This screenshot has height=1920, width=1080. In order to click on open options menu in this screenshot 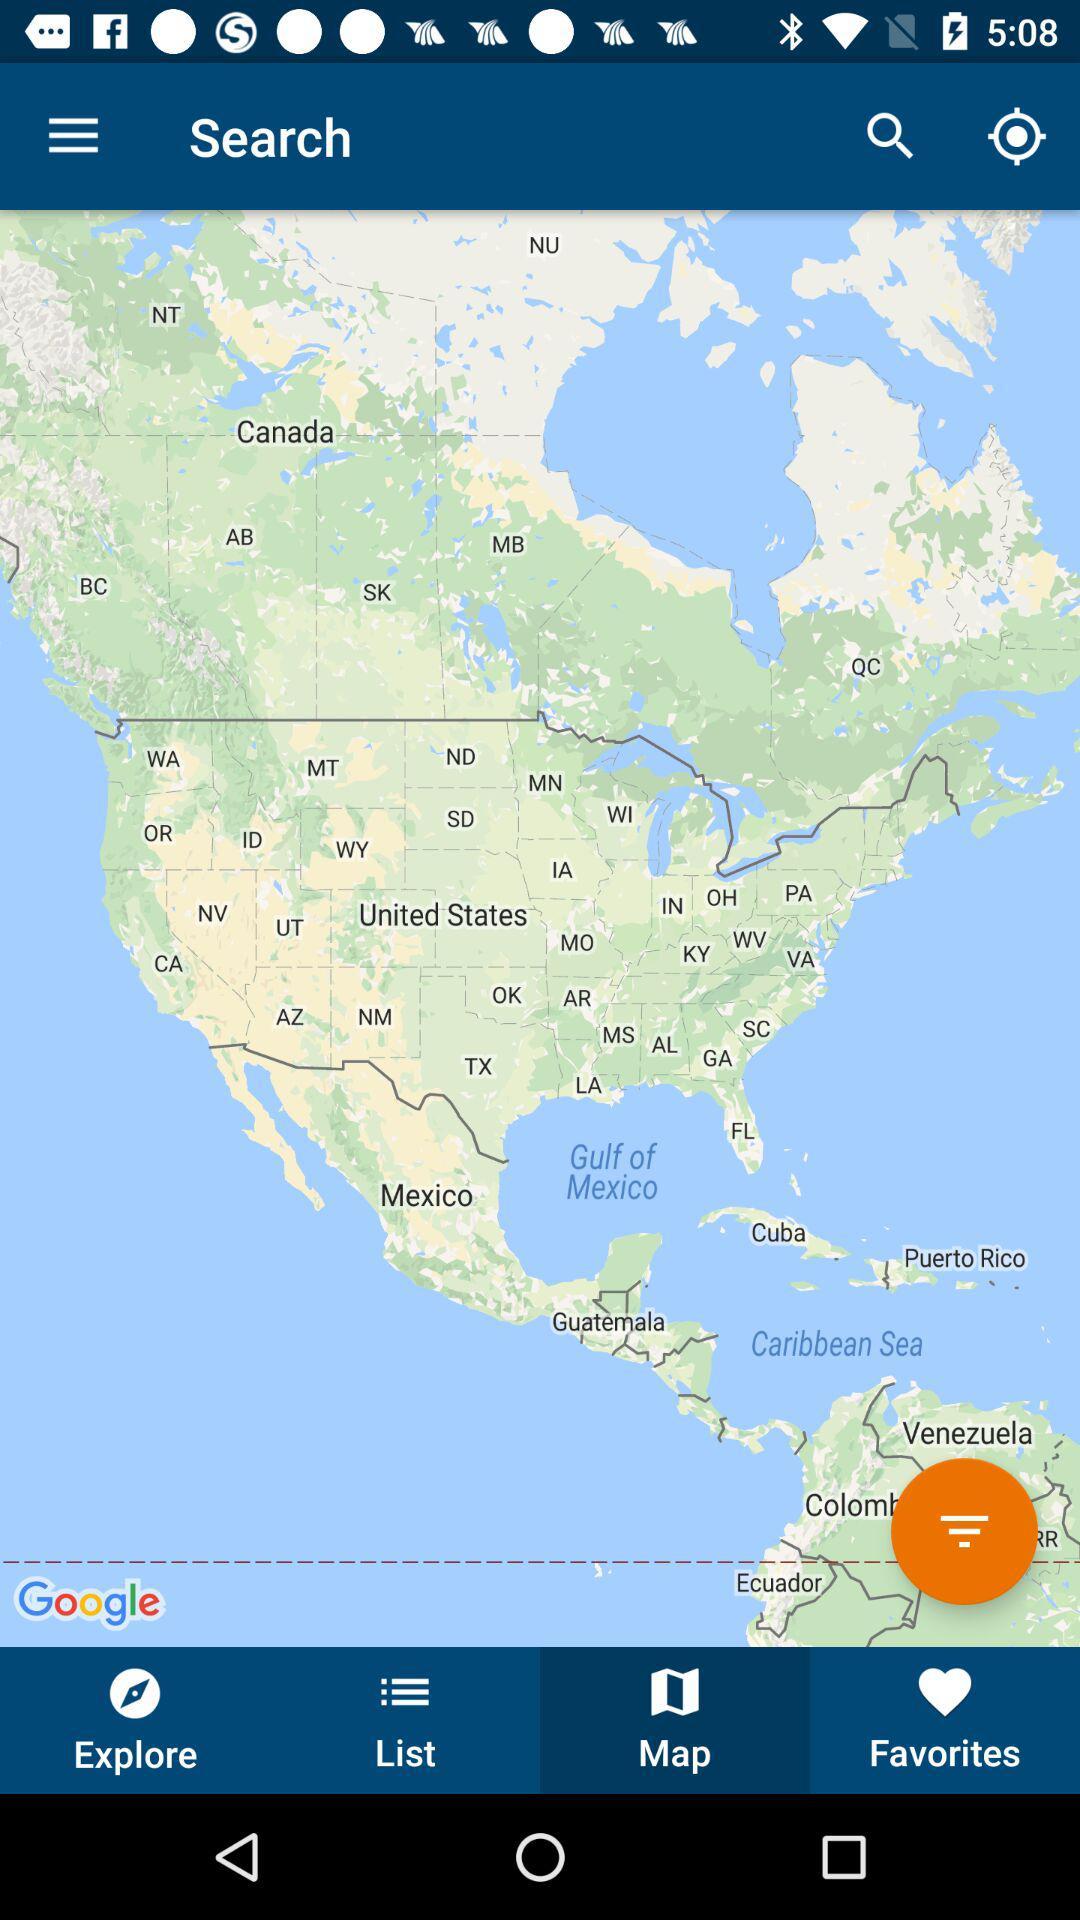, I will do `click(963, 1530)`.